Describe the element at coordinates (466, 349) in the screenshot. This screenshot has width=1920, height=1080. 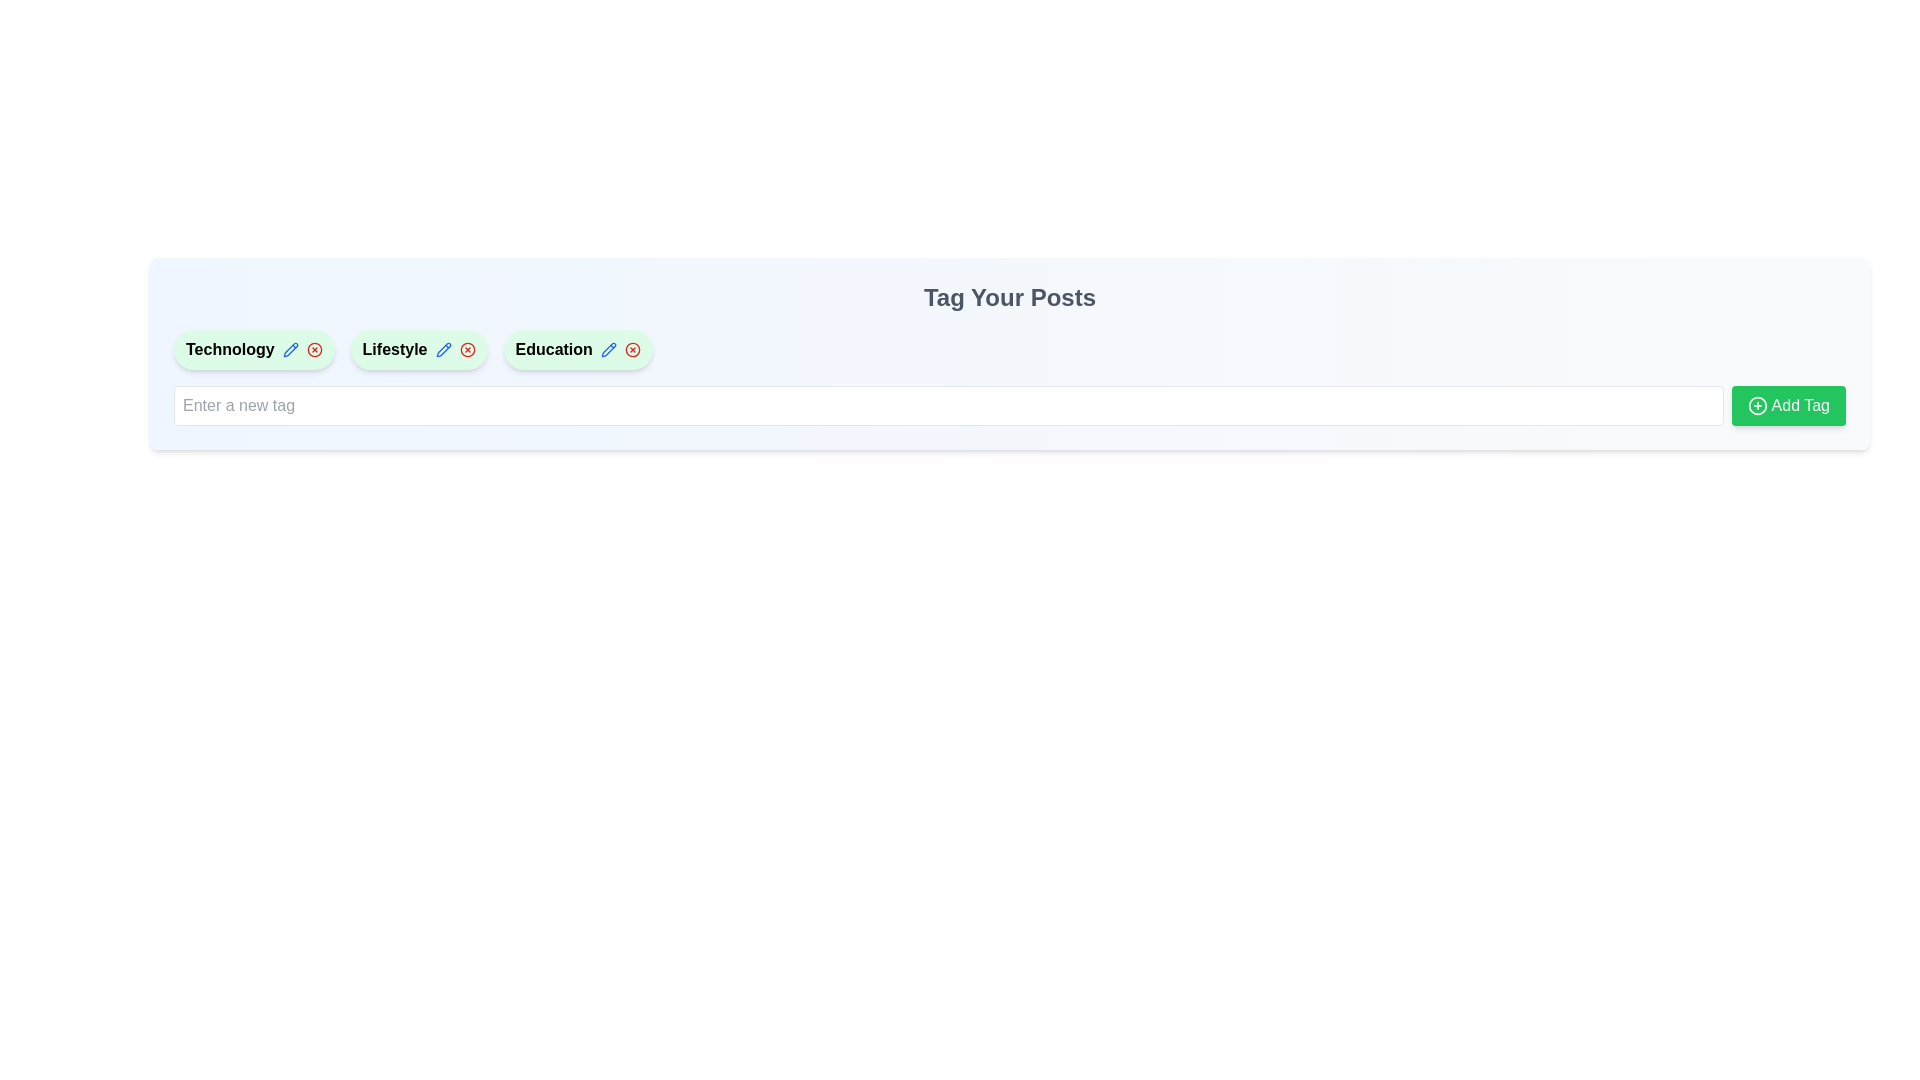
I see `the red circled 'X' delete icon located immediately to the right of the blue pencil icon, next to the 'Lifestyle' text, to initiate a delete action` at that location.